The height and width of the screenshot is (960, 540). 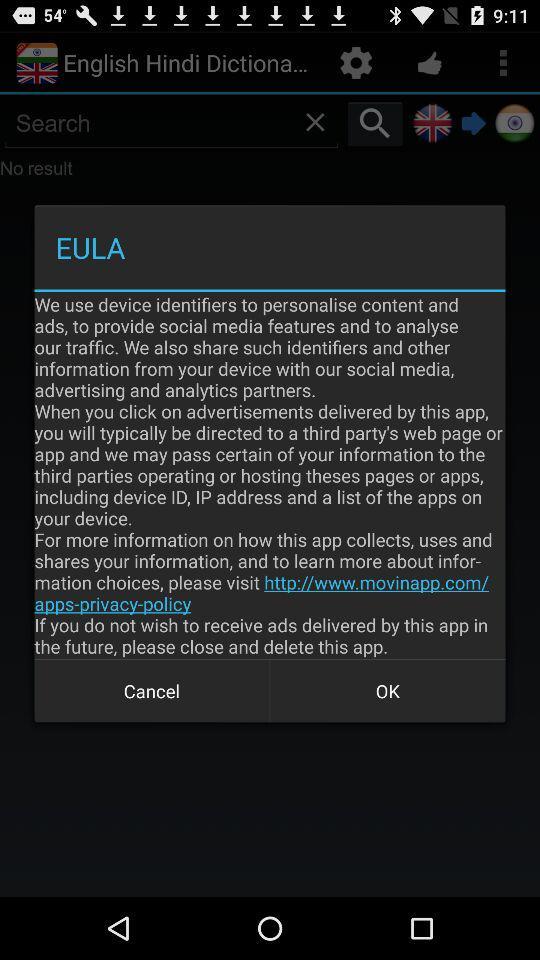 I want to click on we use device icon, so click(x=270, y=475).